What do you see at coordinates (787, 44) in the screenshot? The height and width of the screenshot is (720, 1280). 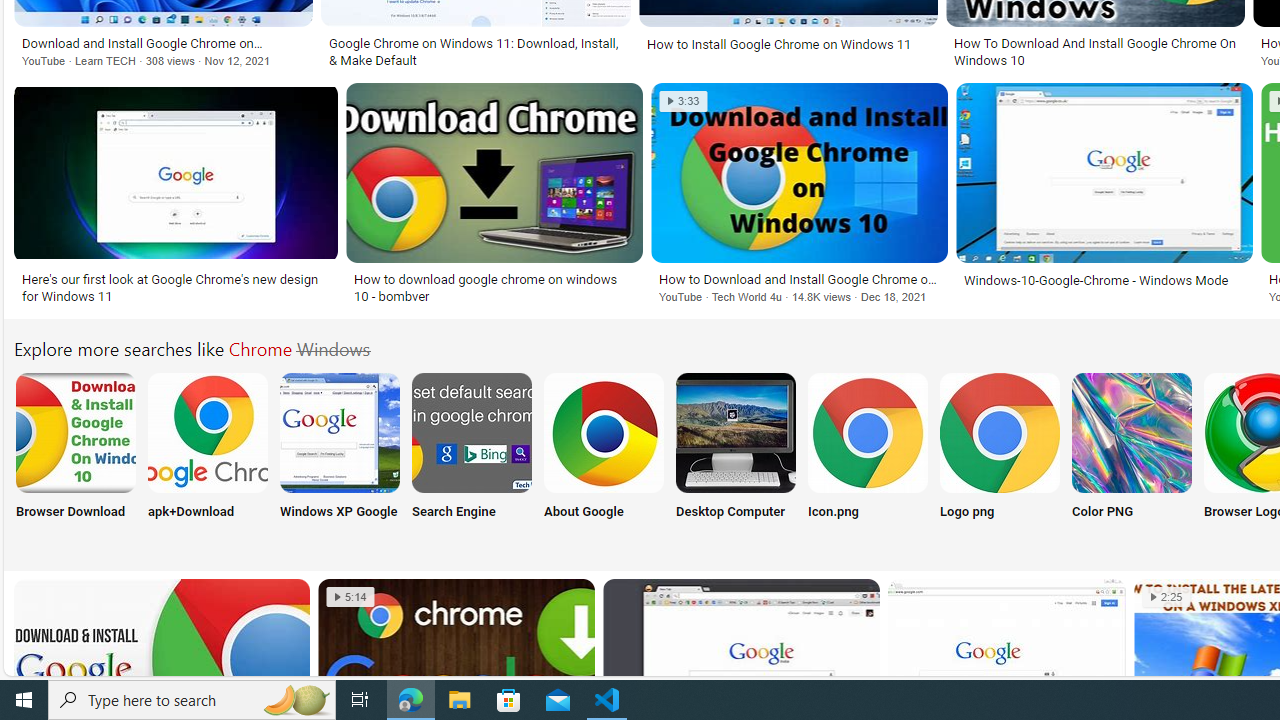 I see `'How to Install Google Chrome on Windows 11'` at bounding box center [787, 44].